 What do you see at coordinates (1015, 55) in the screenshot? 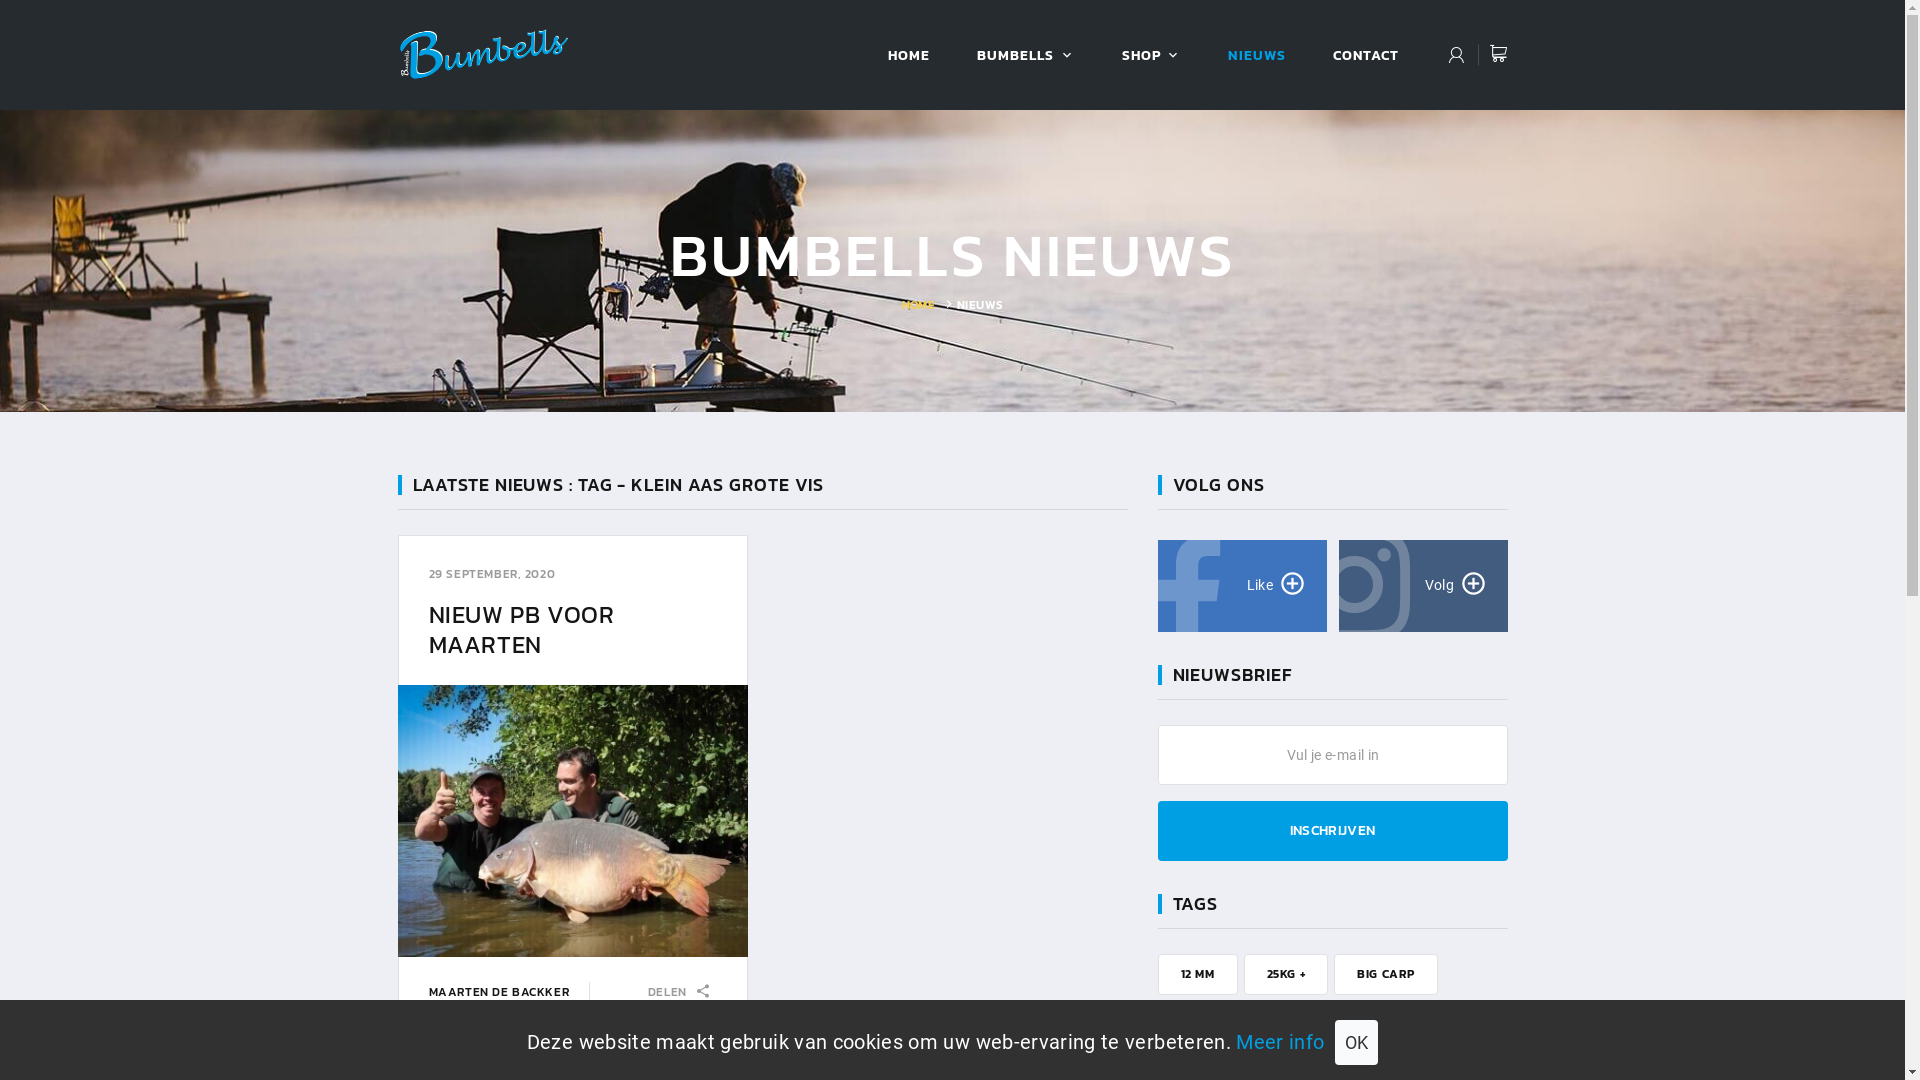
I see `'BUMBELLS'` at bounding box center [1015, 55].